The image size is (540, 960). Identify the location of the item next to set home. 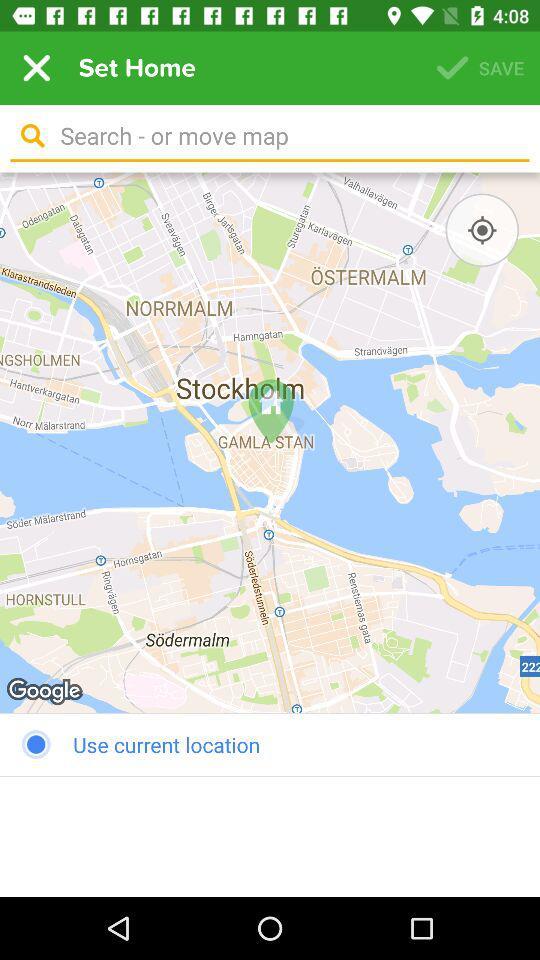
(36, 68).